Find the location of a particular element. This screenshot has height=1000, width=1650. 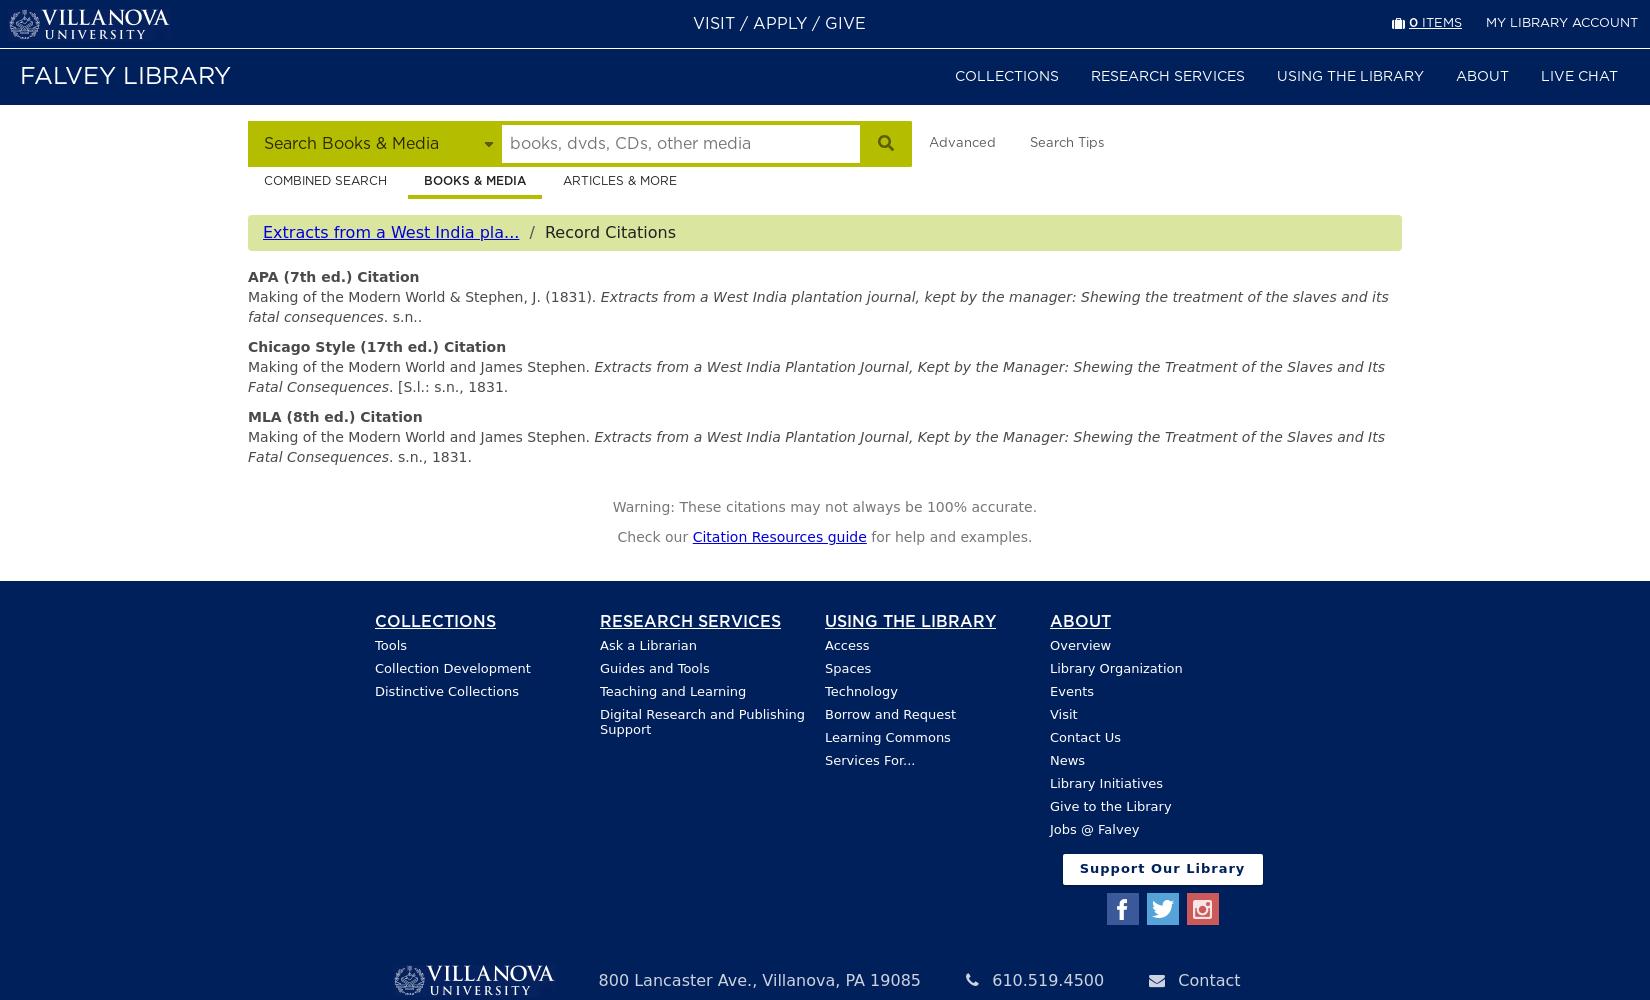

'Making of the Modern World & Stephen, J. (1831).' is located at coordinates (247, 296).